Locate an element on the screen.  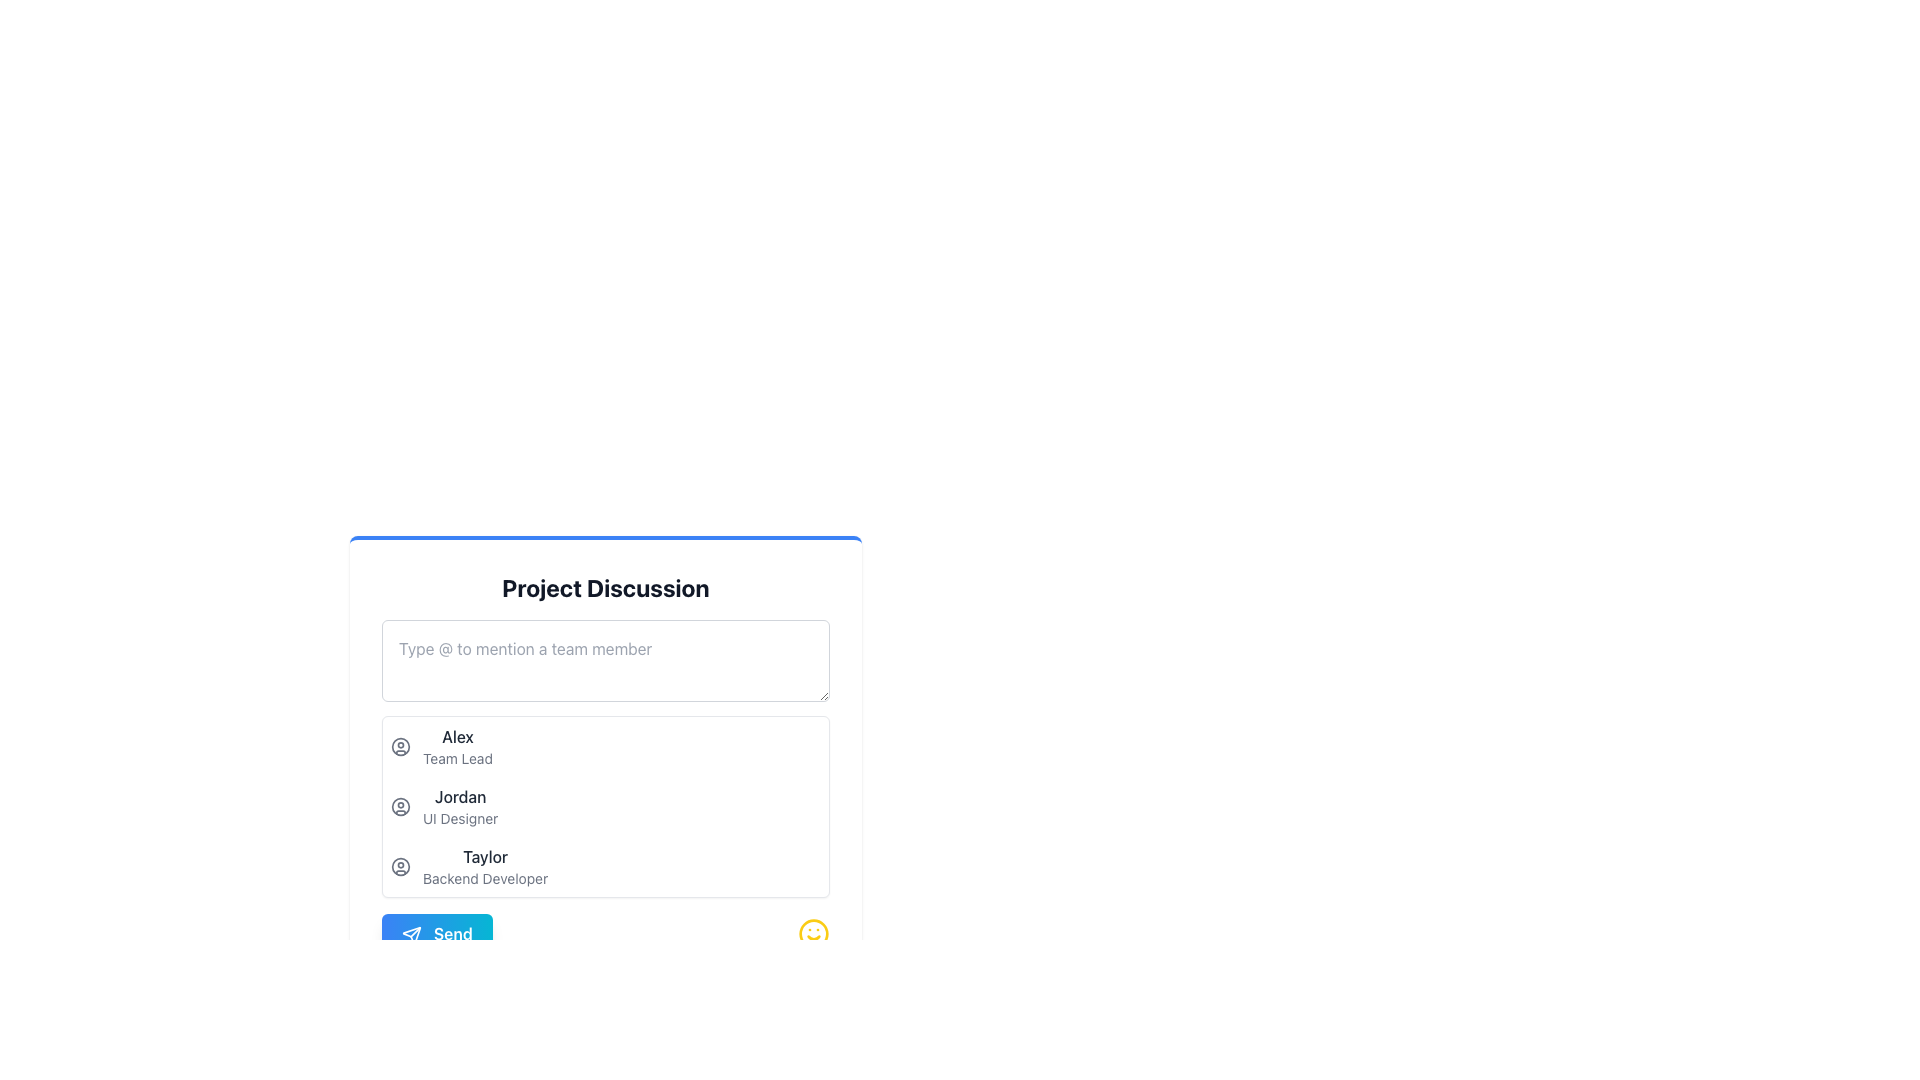
the user icon associated with the name 'Jordan', which is located to the left of 'Jordan' and aligned horizontally with it in a vertical list is located at coordinates (400, 805).